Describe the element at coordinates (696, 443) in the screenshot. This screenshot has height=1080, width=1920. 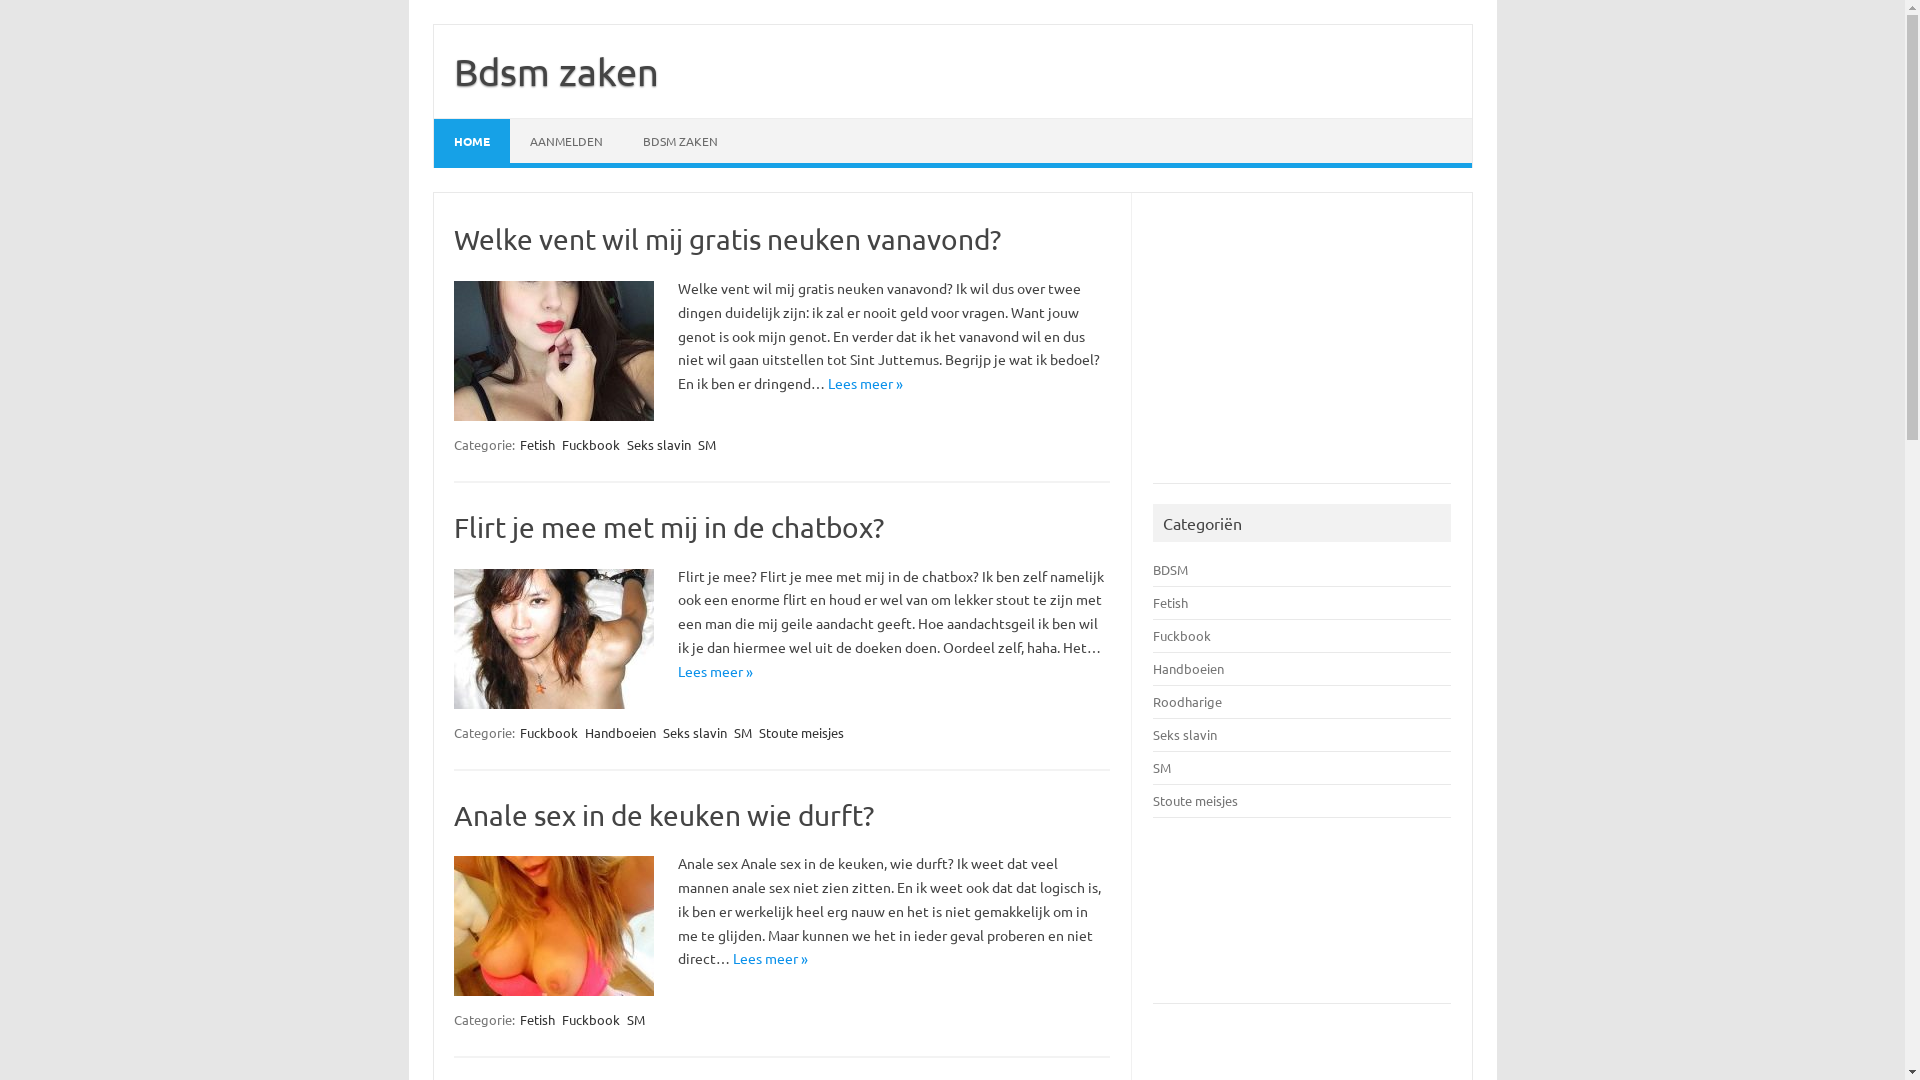
I see `'SM'` at that location.